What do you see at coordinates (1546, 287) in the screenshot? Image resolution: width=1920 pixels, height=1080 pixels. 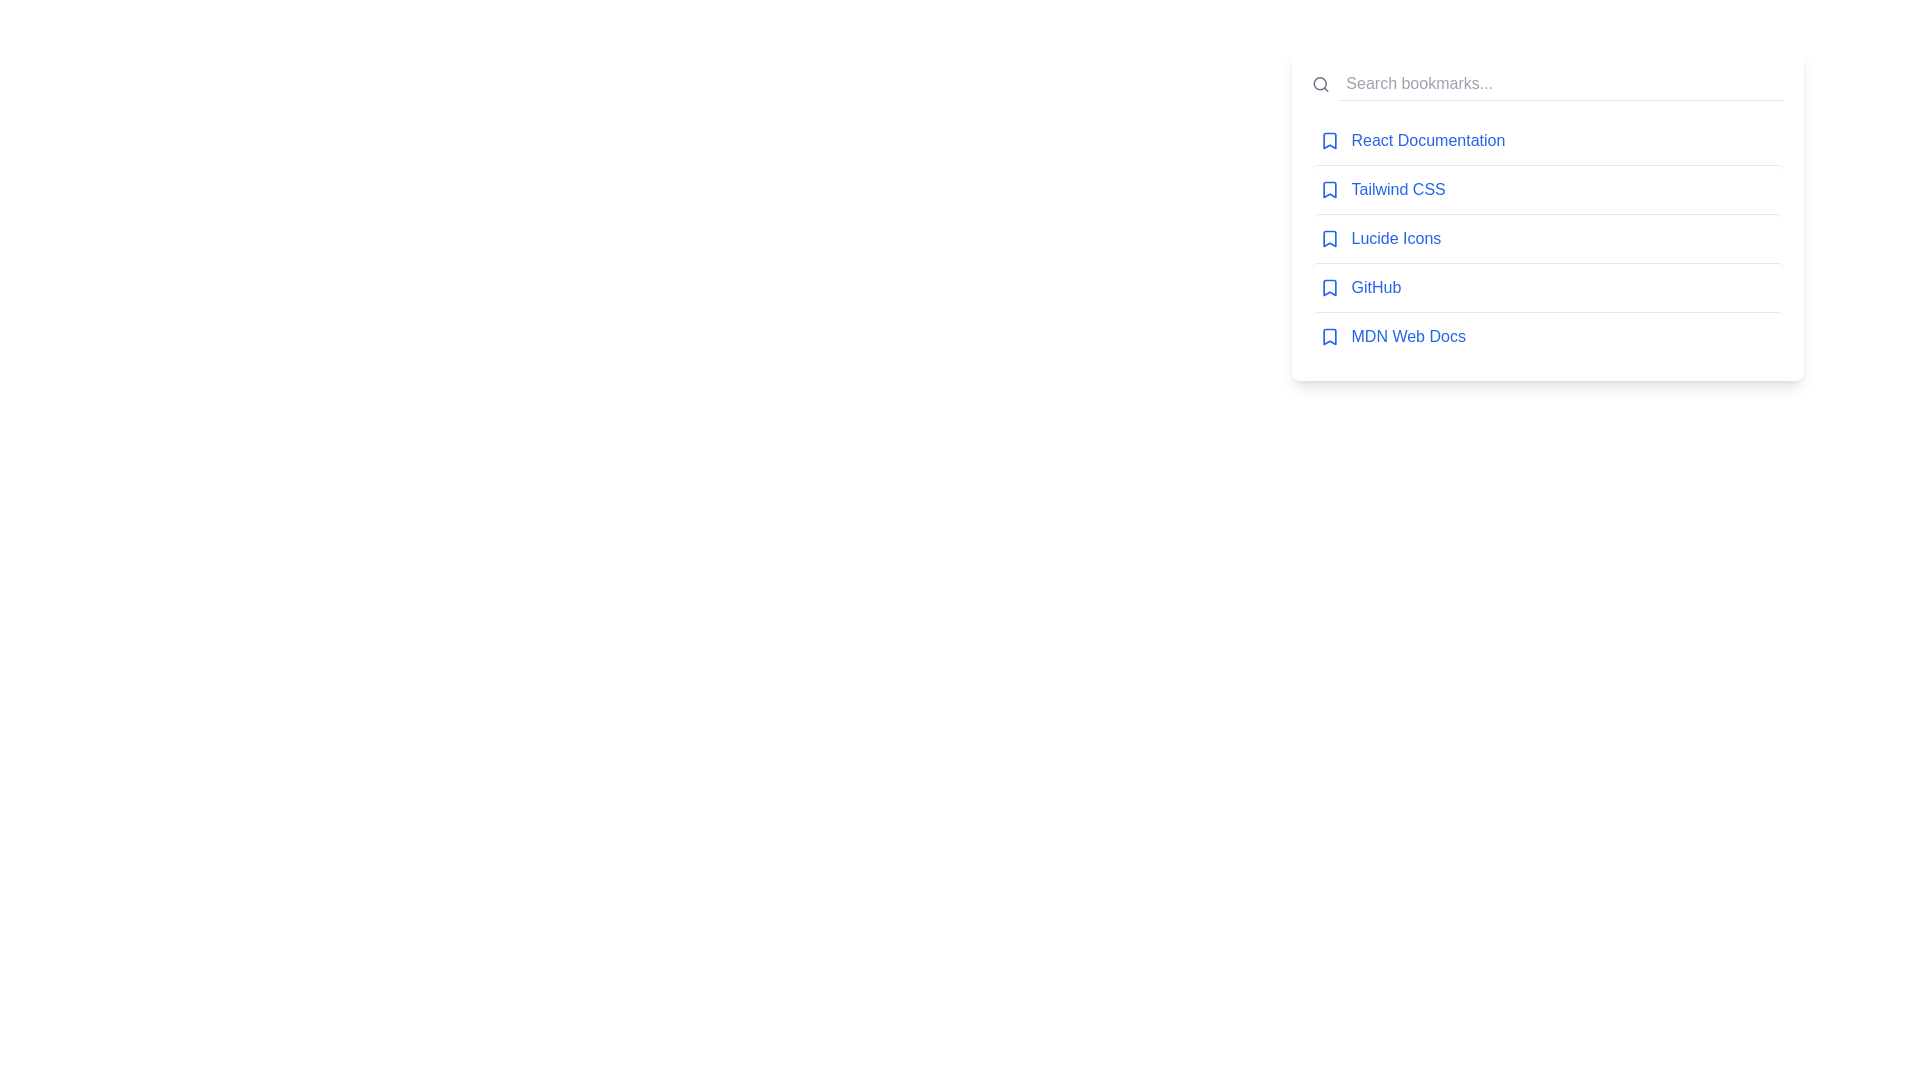 I see `the bookmark titled 'GitHub'` at bounding box center [1546, 287].